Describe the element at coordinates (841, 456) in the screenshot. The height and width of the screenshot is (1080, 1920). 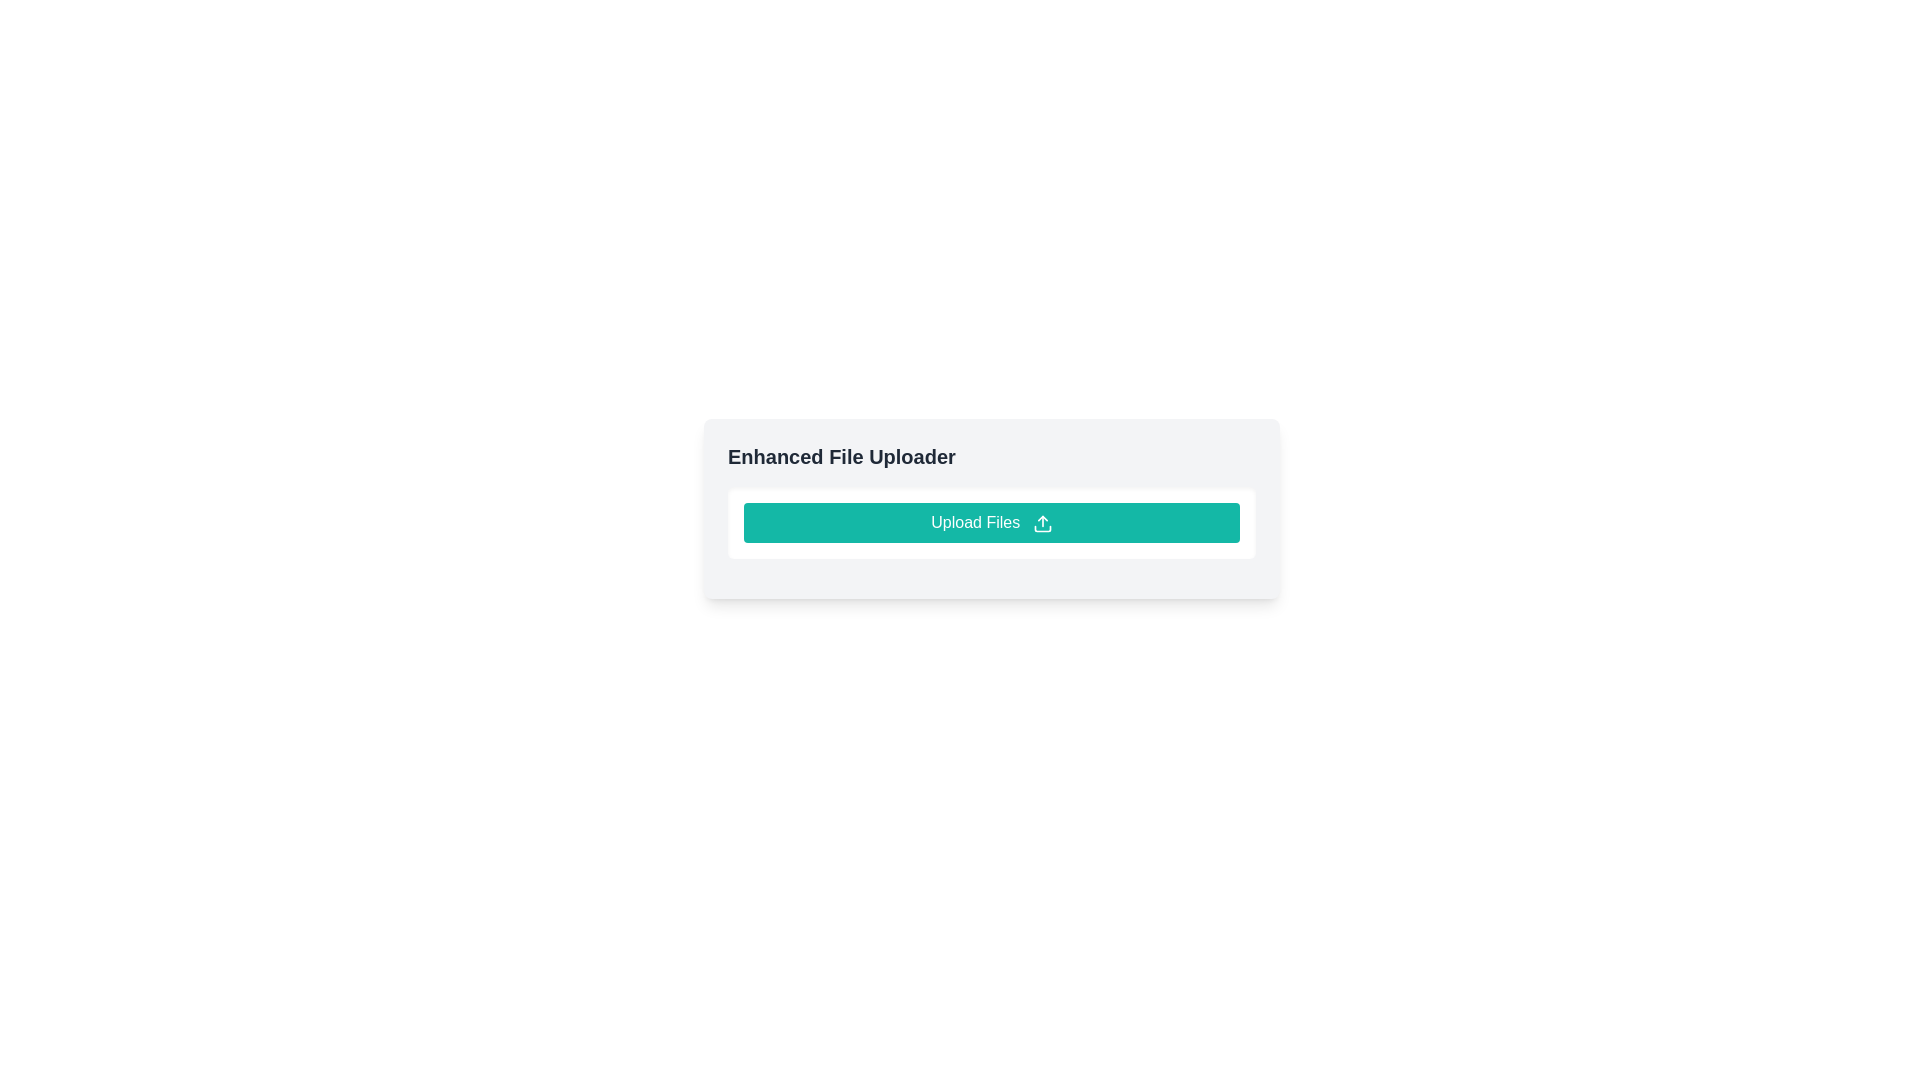
I see `the static text element that serves as the title for the UI card, located at the top-left corner of the card` at that location.